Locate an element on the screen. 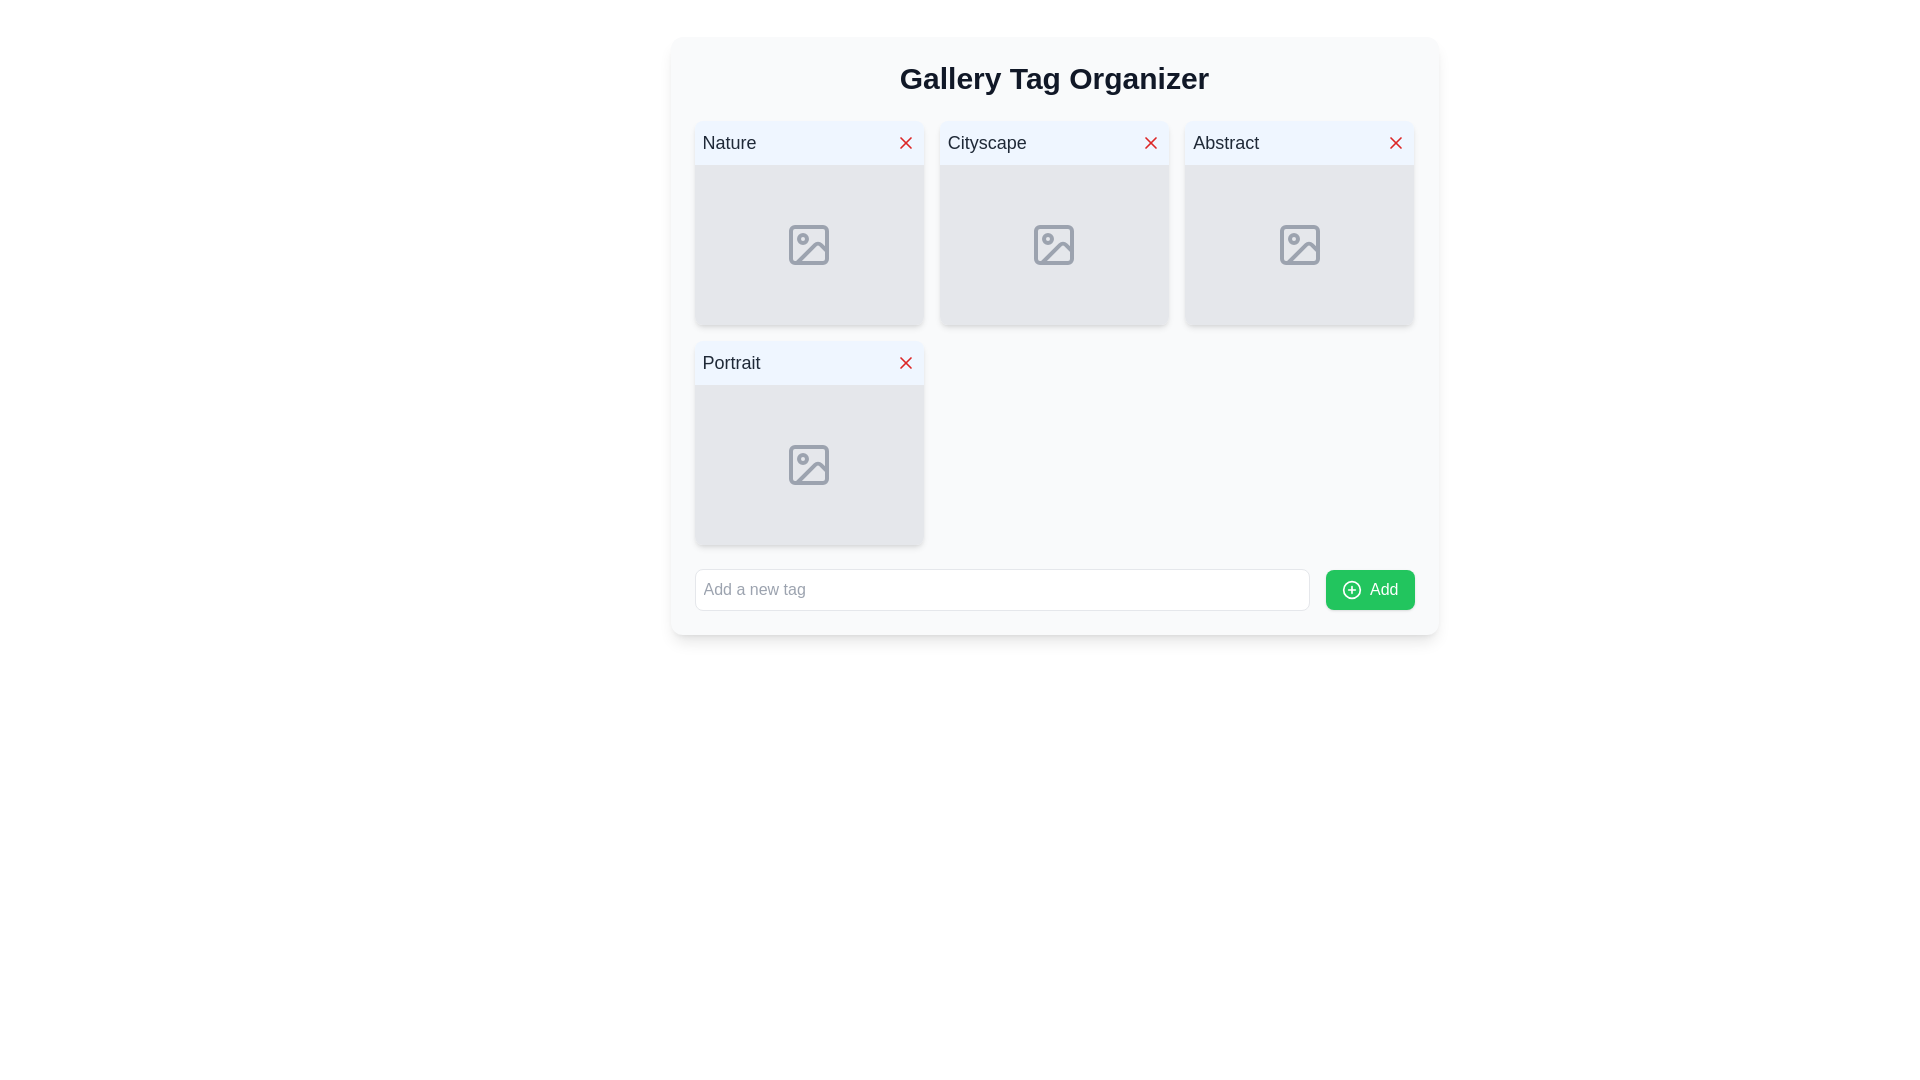  text label located in the top-right corner of the third gallery module, which is part of a light blue header bar and serves as a descriptive label for the gallery section is located at coordinates (1225, 141).